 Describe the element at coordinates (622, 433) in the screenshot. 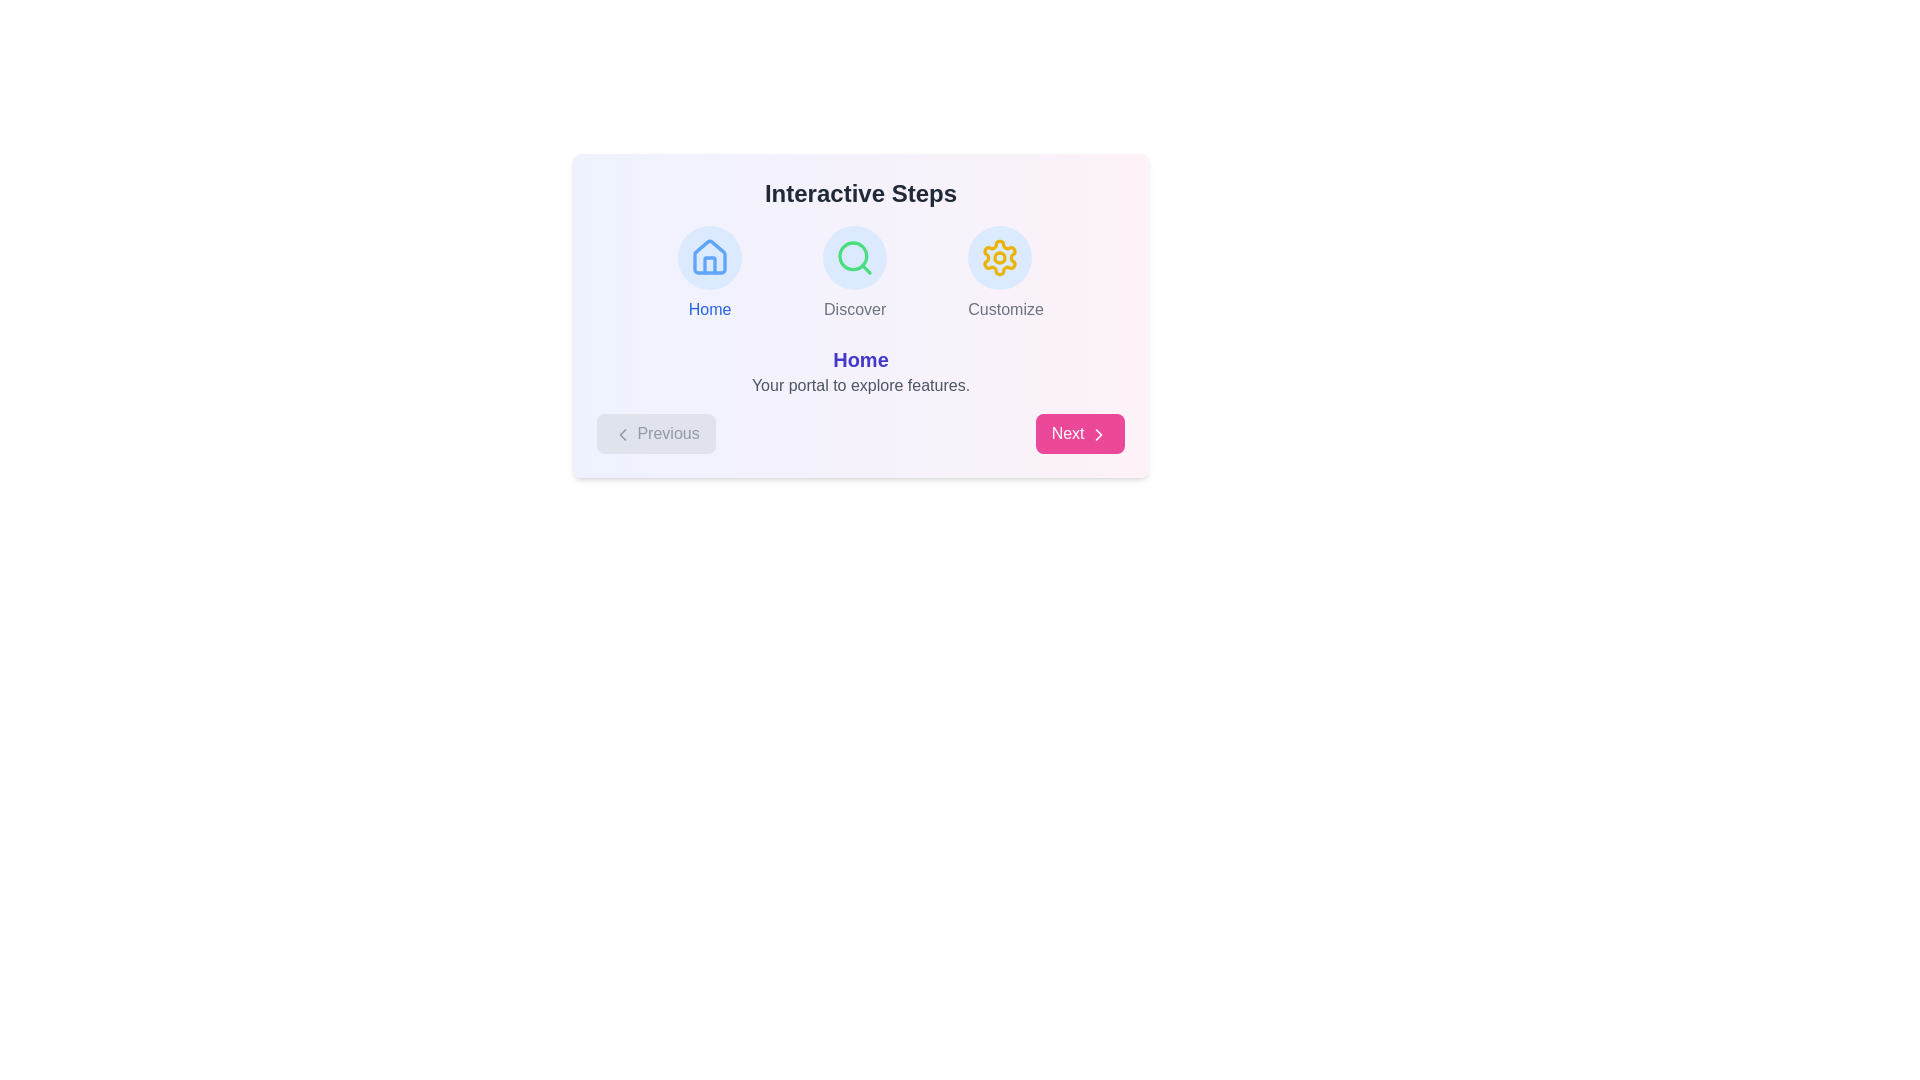

I see `the backward navigation SVG icon located within the 'Previous' button at the bottom-left of the card interface` at that location.